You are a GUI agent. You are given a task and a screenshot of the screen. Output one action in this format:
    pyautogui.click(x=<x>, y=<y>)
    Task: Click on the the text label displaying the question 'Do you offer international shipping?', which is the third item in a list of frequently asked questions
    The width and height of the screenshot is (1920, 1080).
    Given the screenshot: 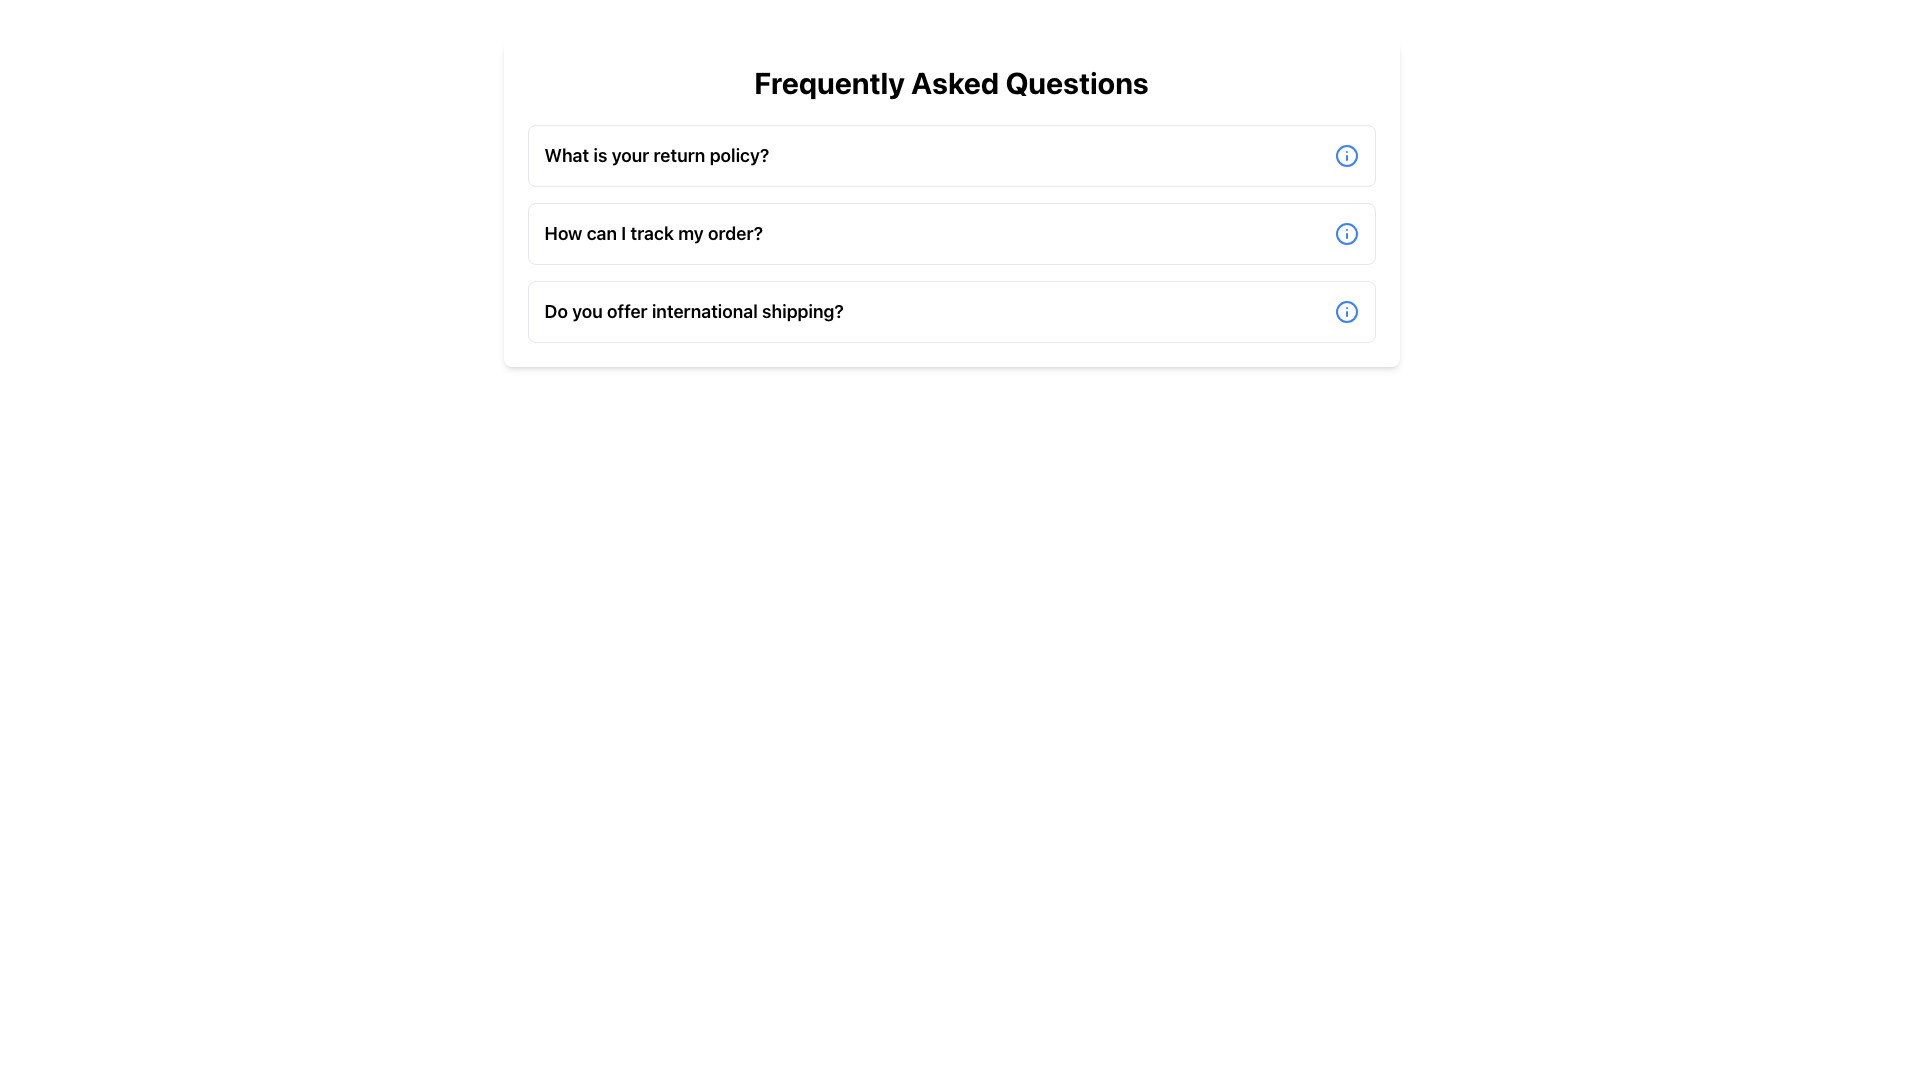 What is the action you would take?
    pyautogui.click(x=694, y=312)
    